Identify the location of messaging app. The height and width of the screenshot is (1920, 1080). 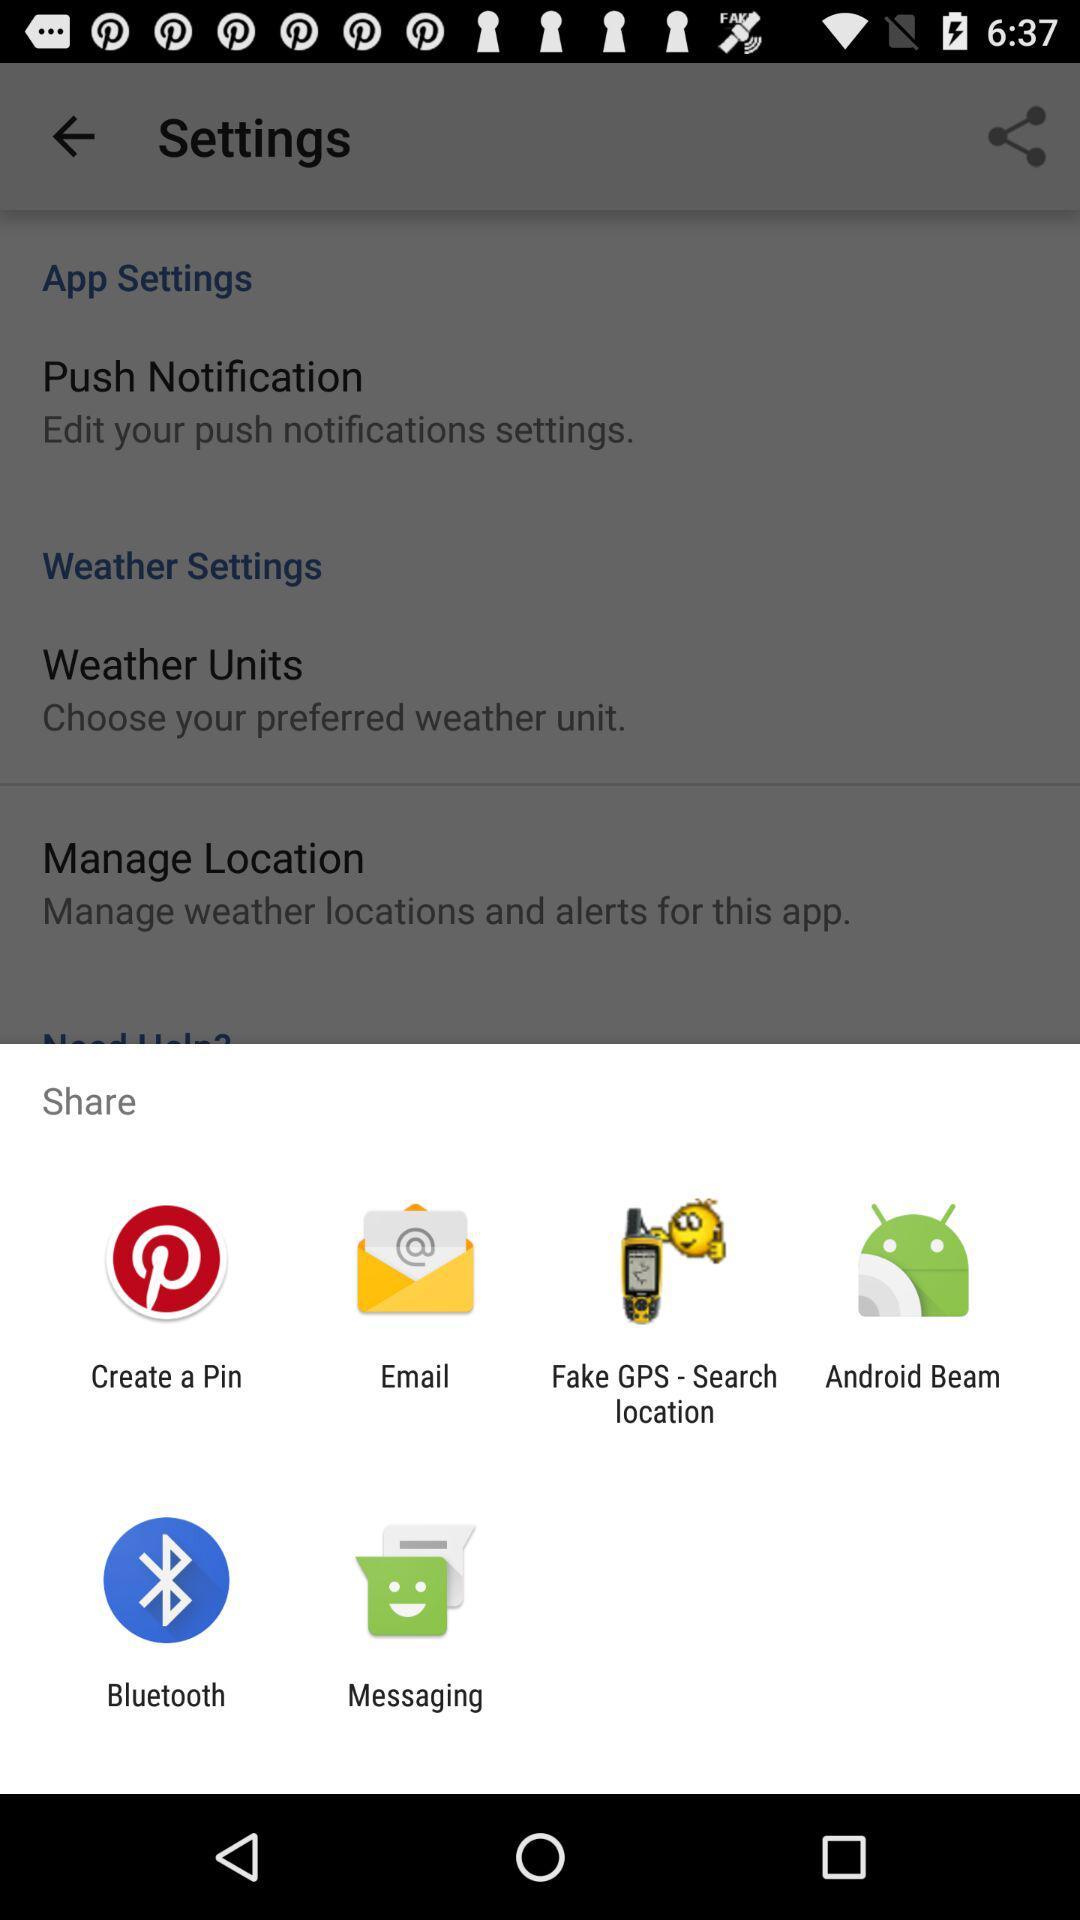
(414, 1711).